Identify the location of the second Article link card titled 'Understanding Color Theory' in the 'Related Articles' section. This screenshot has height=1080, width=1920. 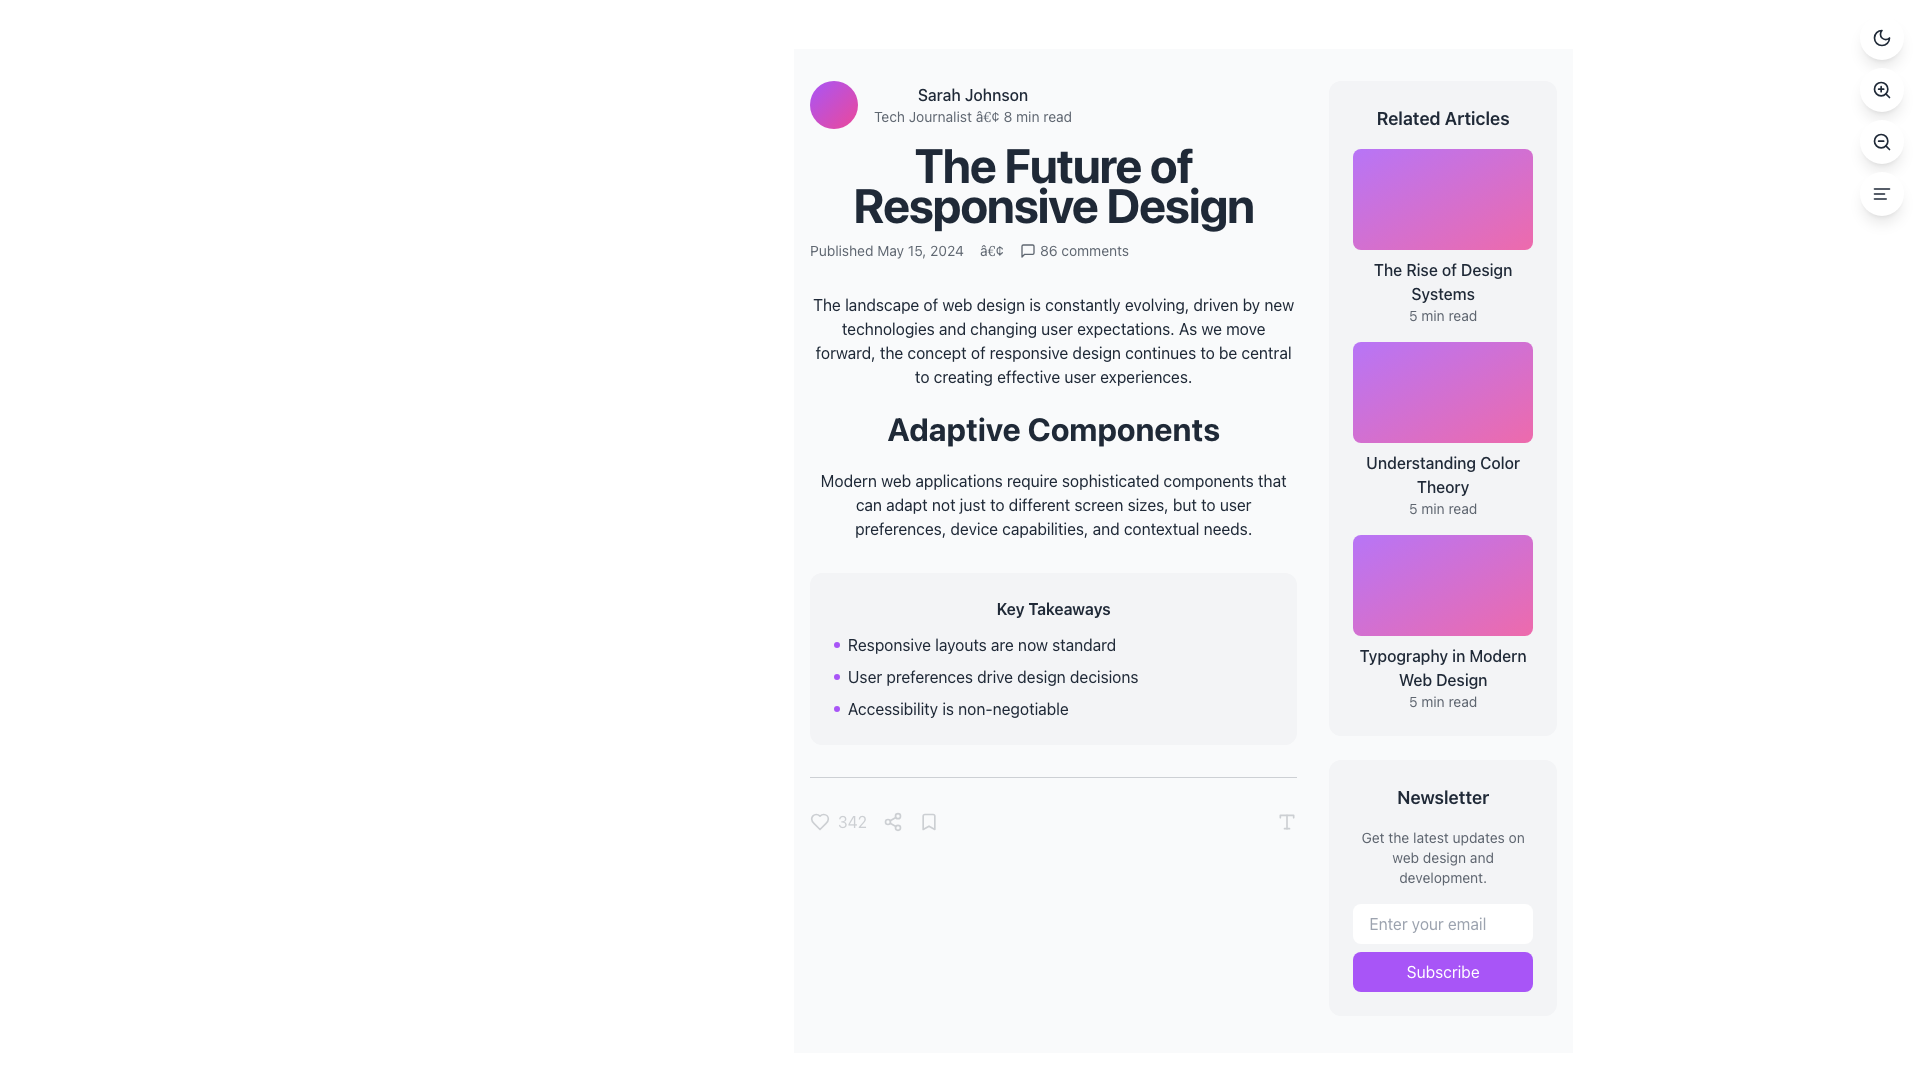
(1443, 429).